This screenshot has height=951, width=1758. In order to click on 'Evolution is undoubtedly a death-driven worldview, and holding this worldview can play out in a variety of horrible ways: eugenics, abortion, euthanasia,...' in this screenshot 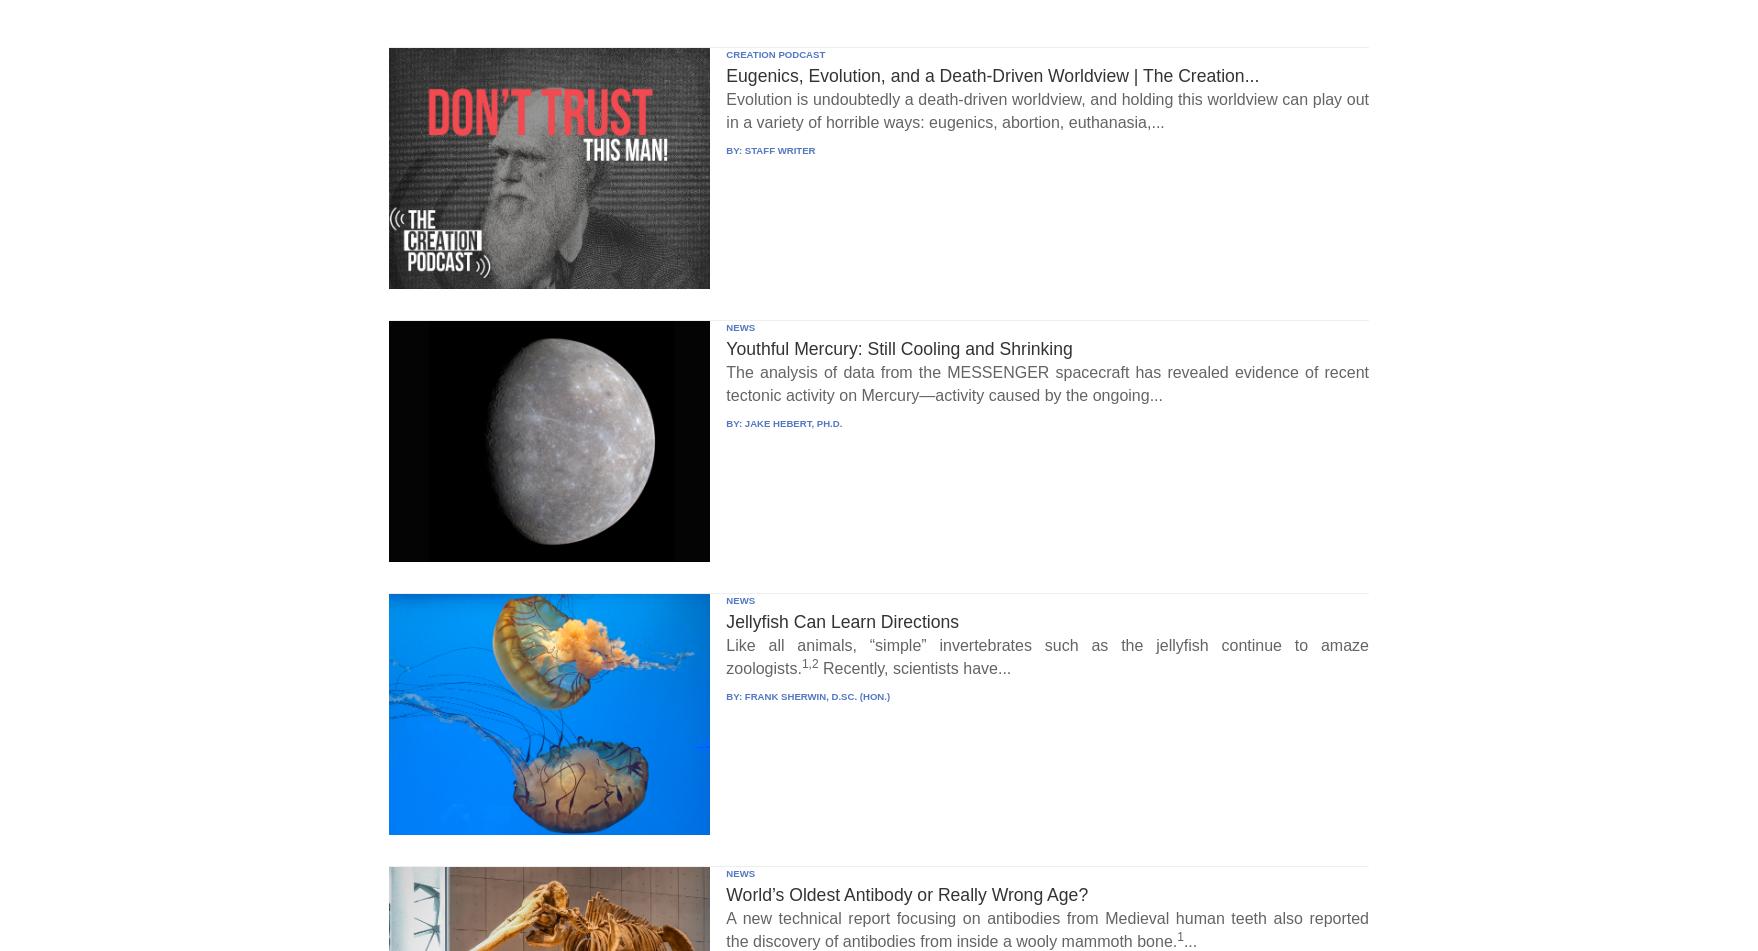, I will do `click(1046, 110)`.